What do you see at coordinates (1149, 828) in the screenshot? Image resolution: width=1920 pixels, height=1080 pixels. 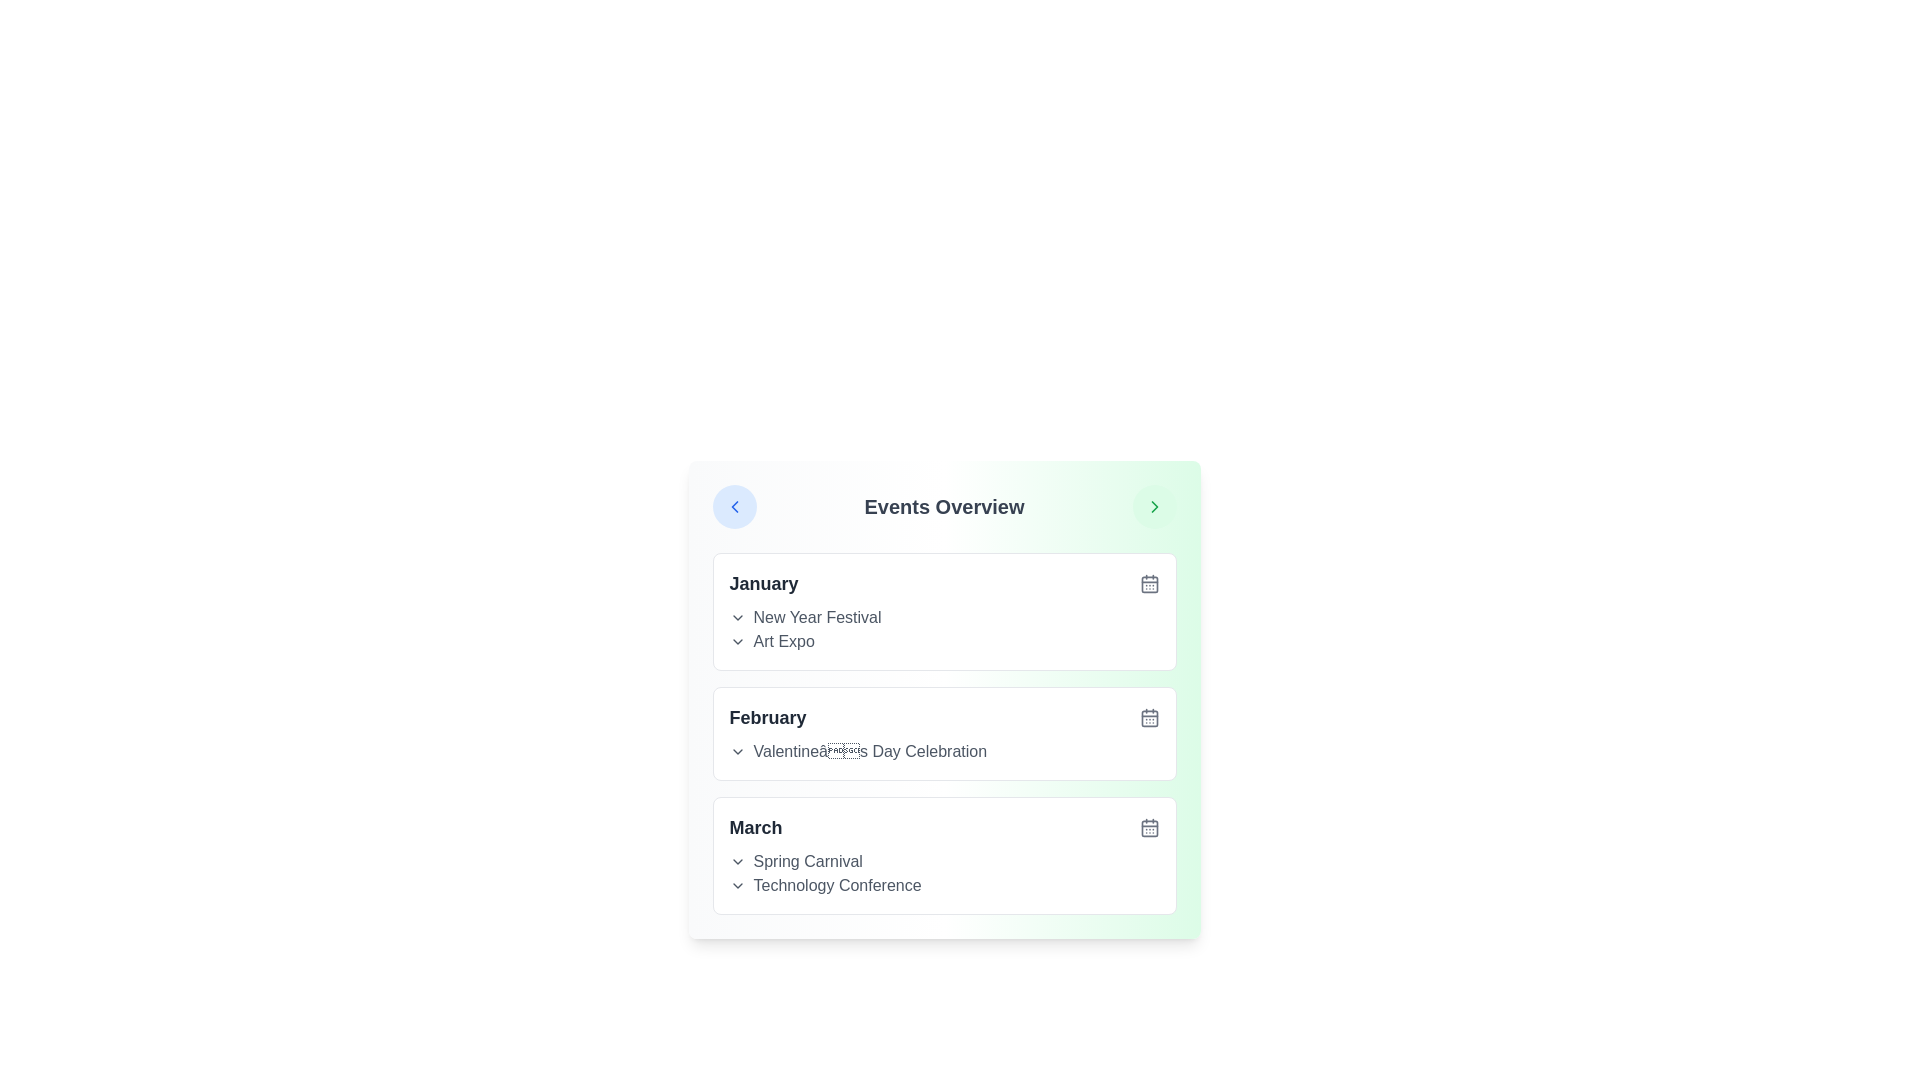 I see `the calendar icon for the month March` at bounding box center [1149, 828].